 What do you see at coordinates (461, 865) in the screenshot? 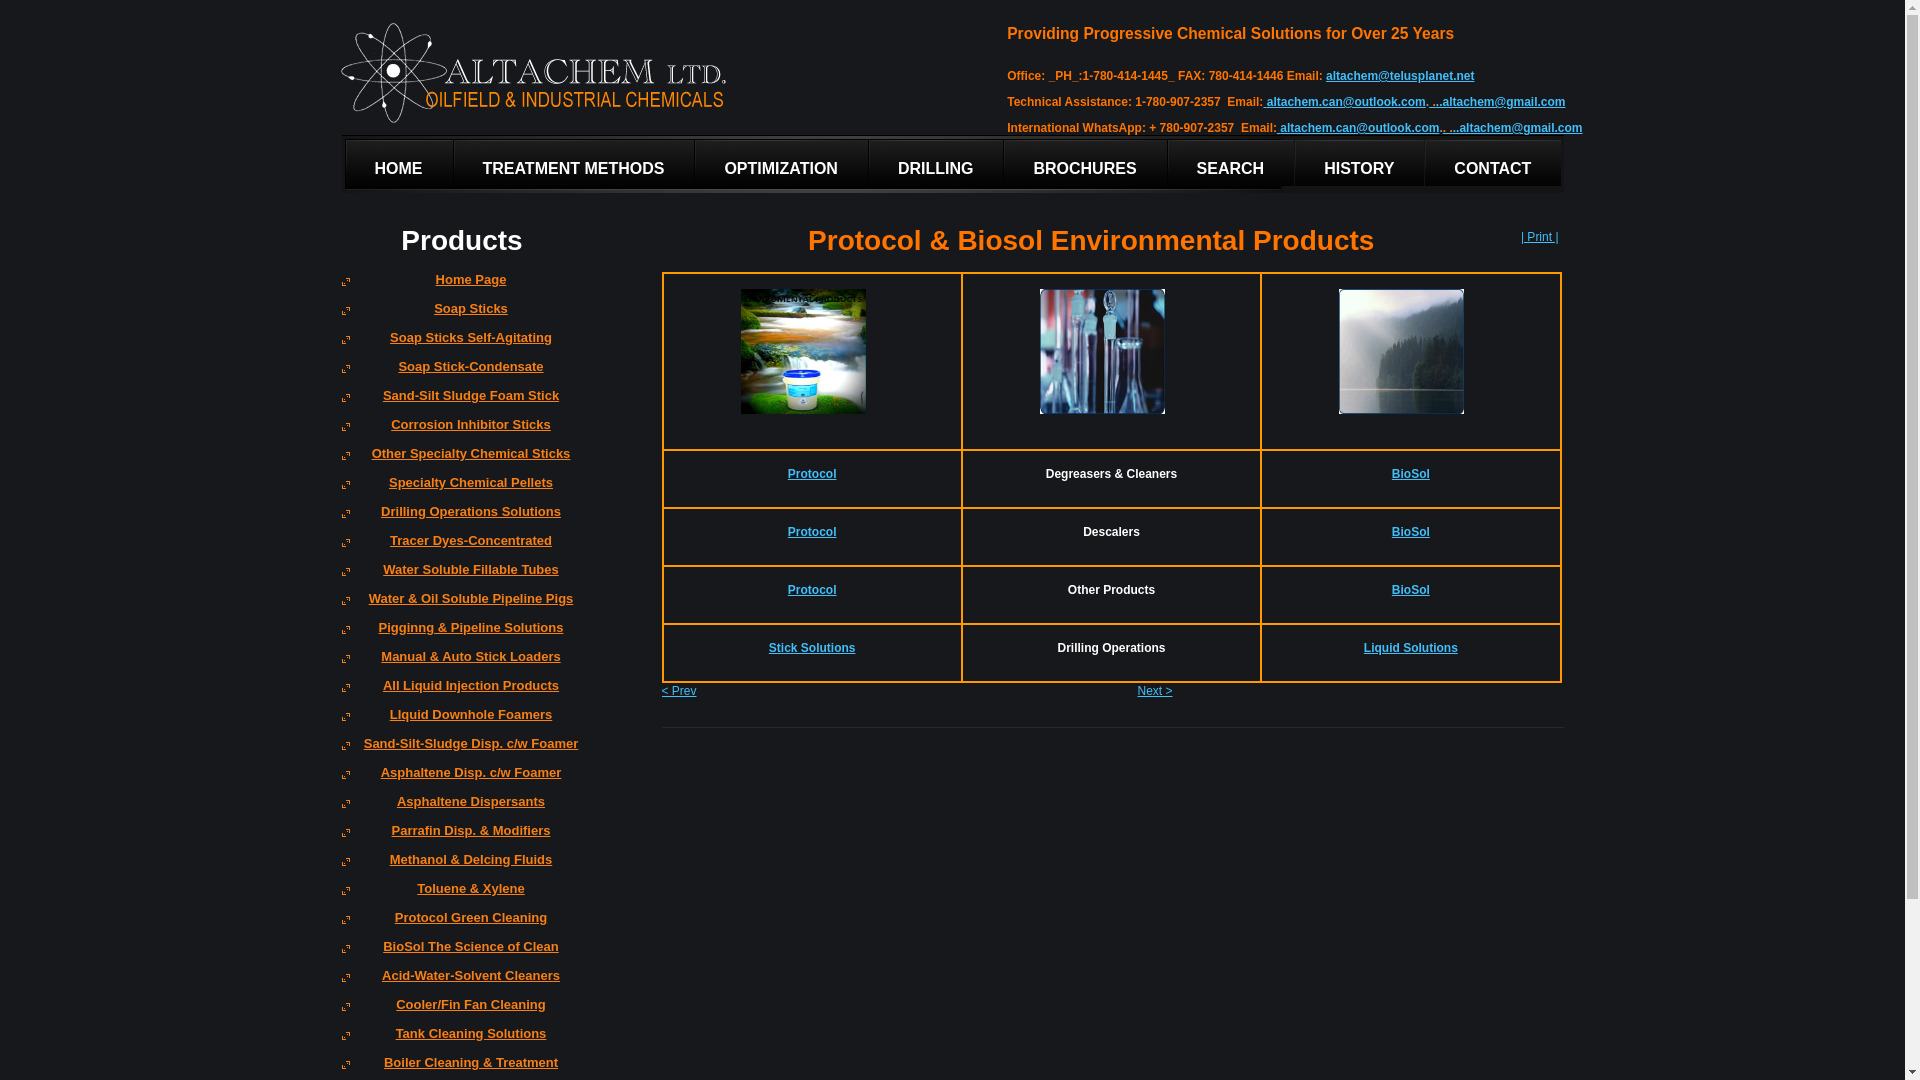
I see `'Methanol & DeIcing Fluids'` at bounding box center [461, 865].